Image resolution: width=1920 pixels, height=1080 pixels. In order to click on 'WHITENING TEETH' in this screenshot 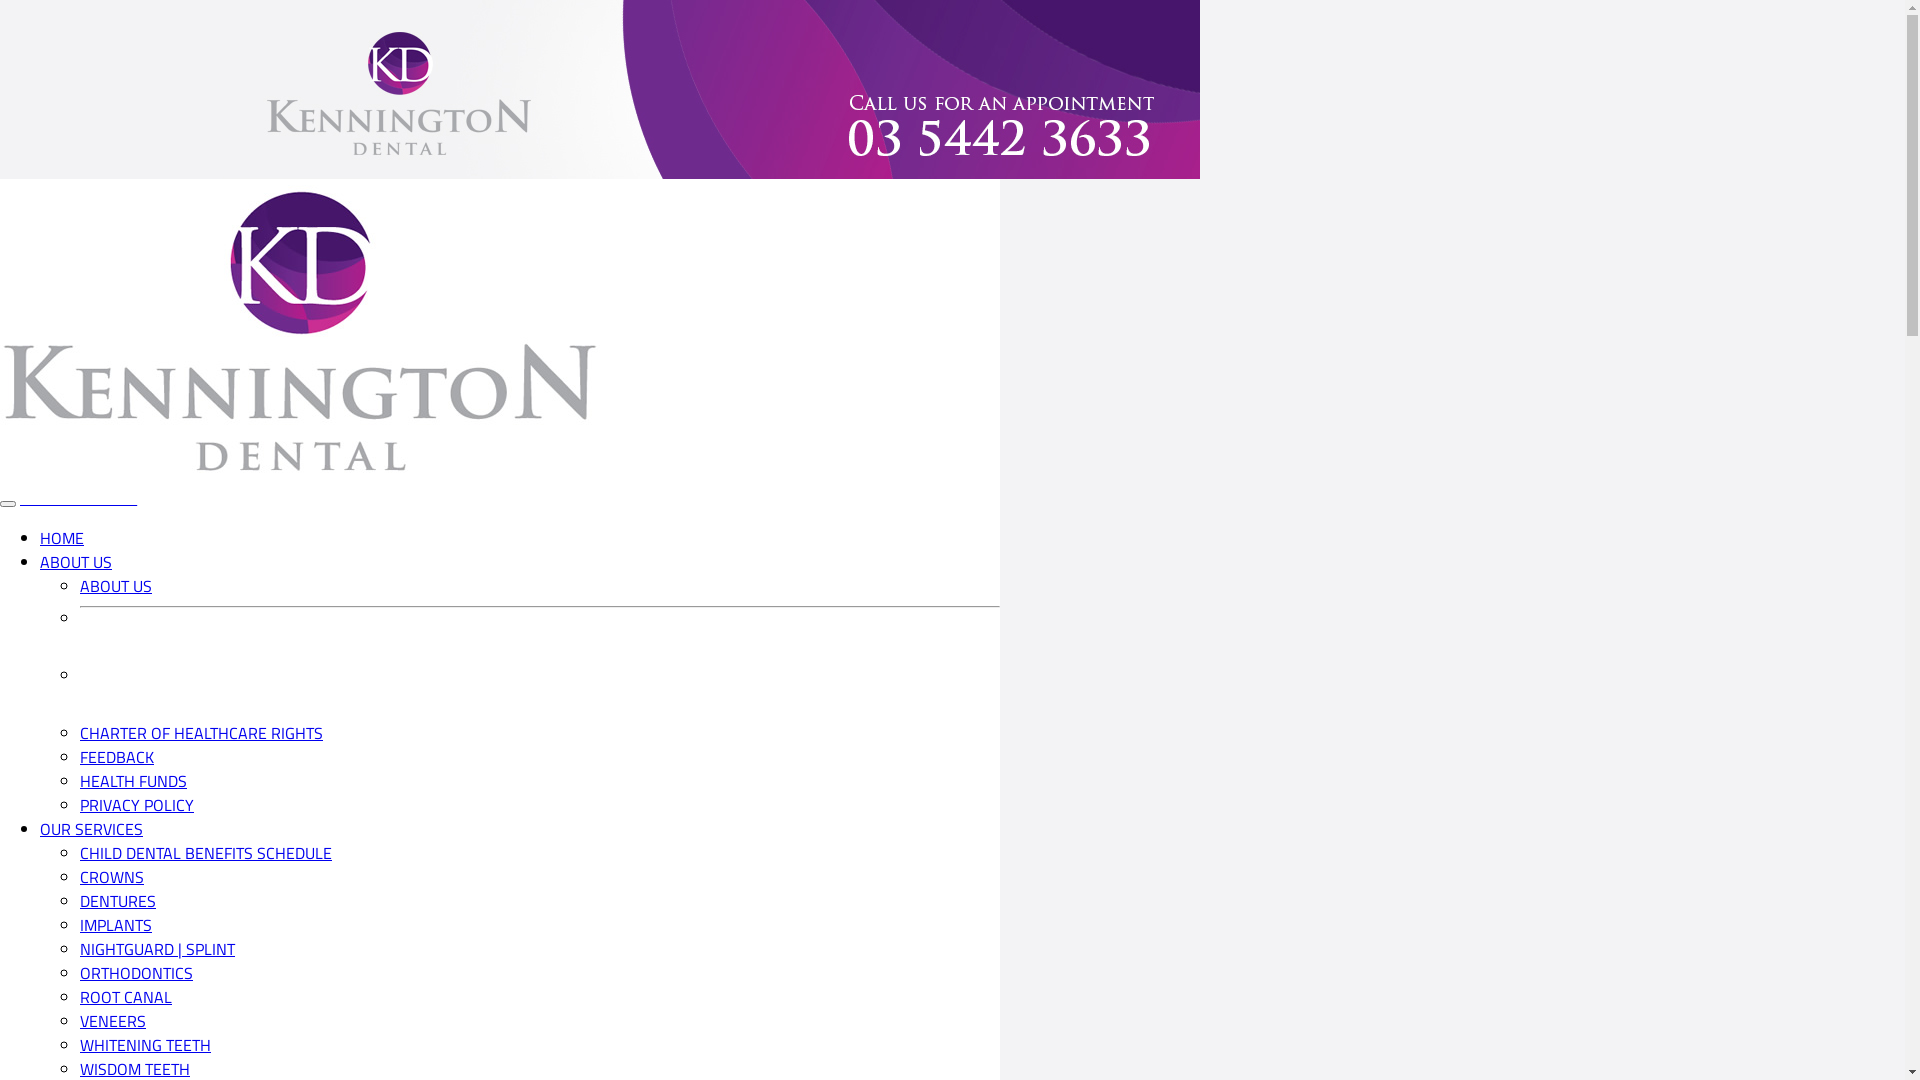, I will do `click(80, 1044)`.